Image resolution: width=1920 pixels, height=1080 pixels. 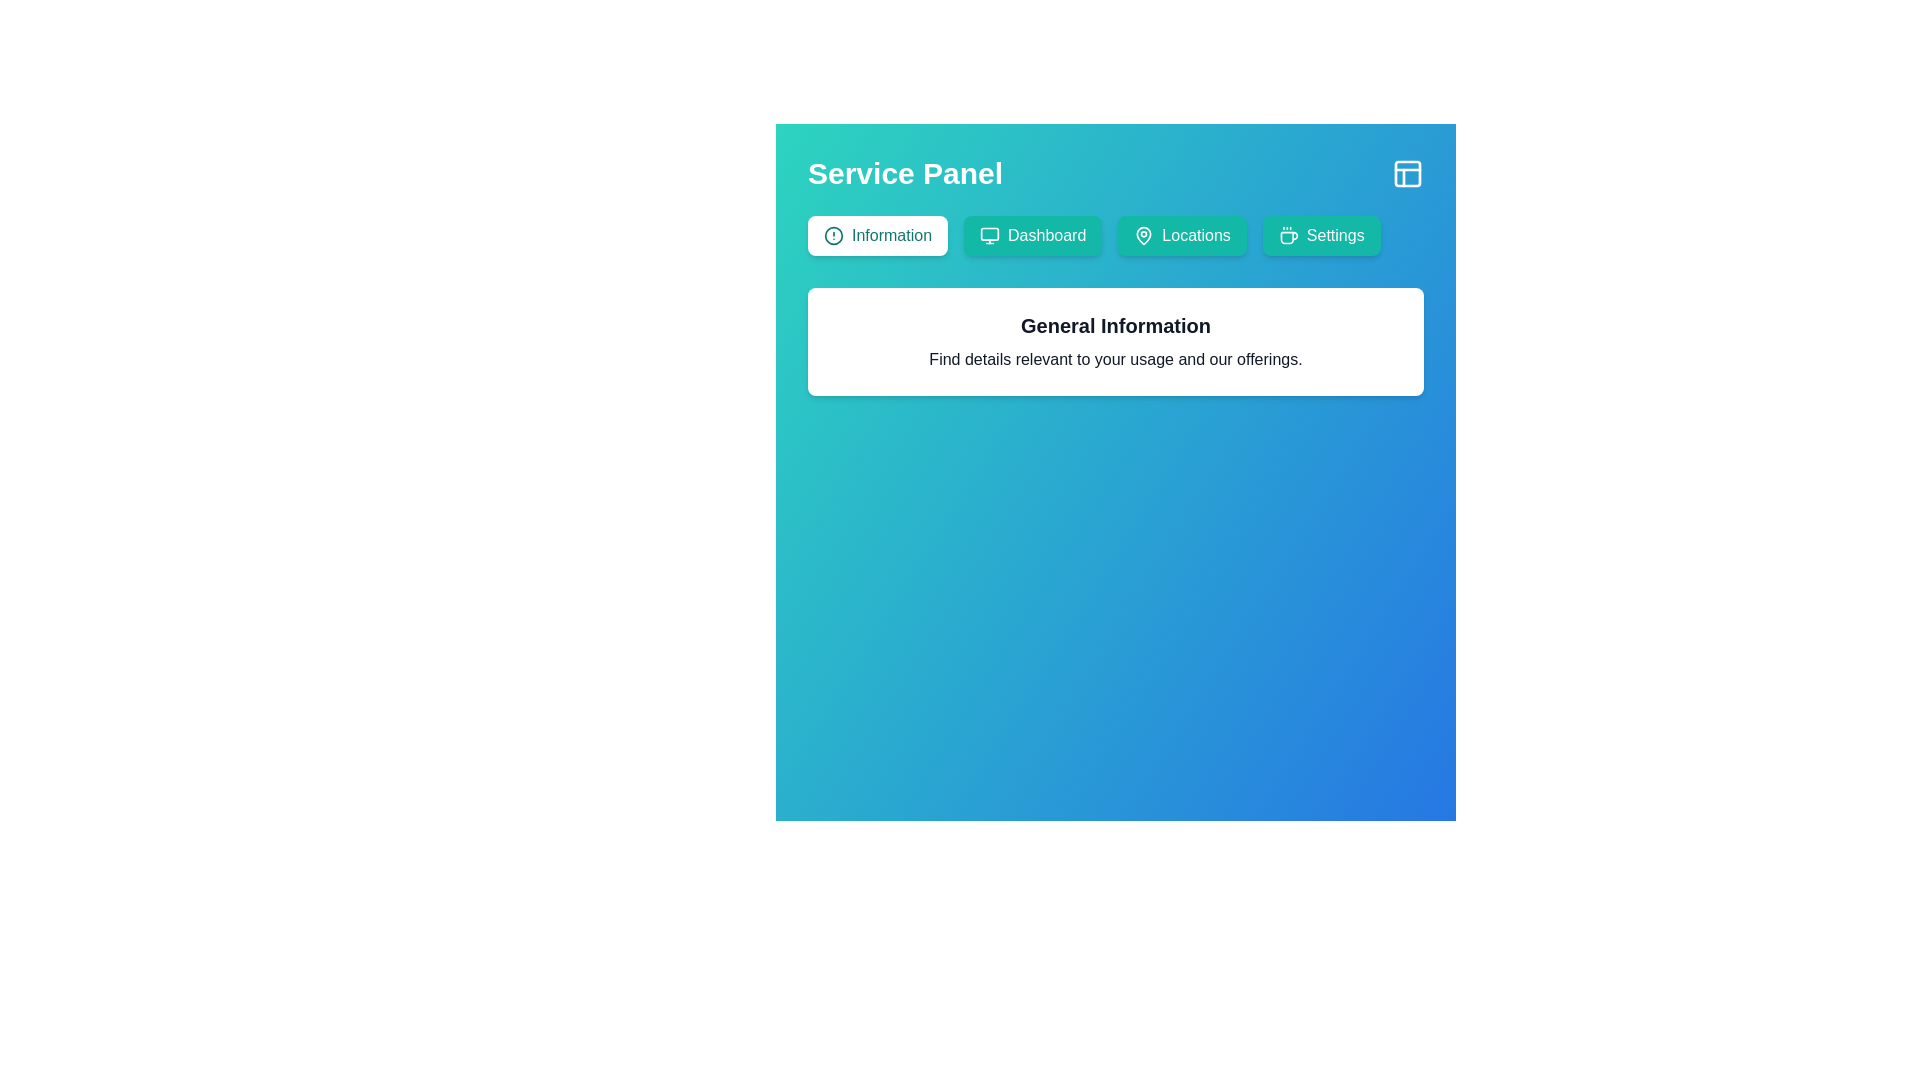 What do you see at coordinates (834, 234) in the screenshot?
I see `the decorative graphical element that forms the circular background of the alert icon within the 'Information' button located at the top-left side of the interface` at bounding box center [834, 234].